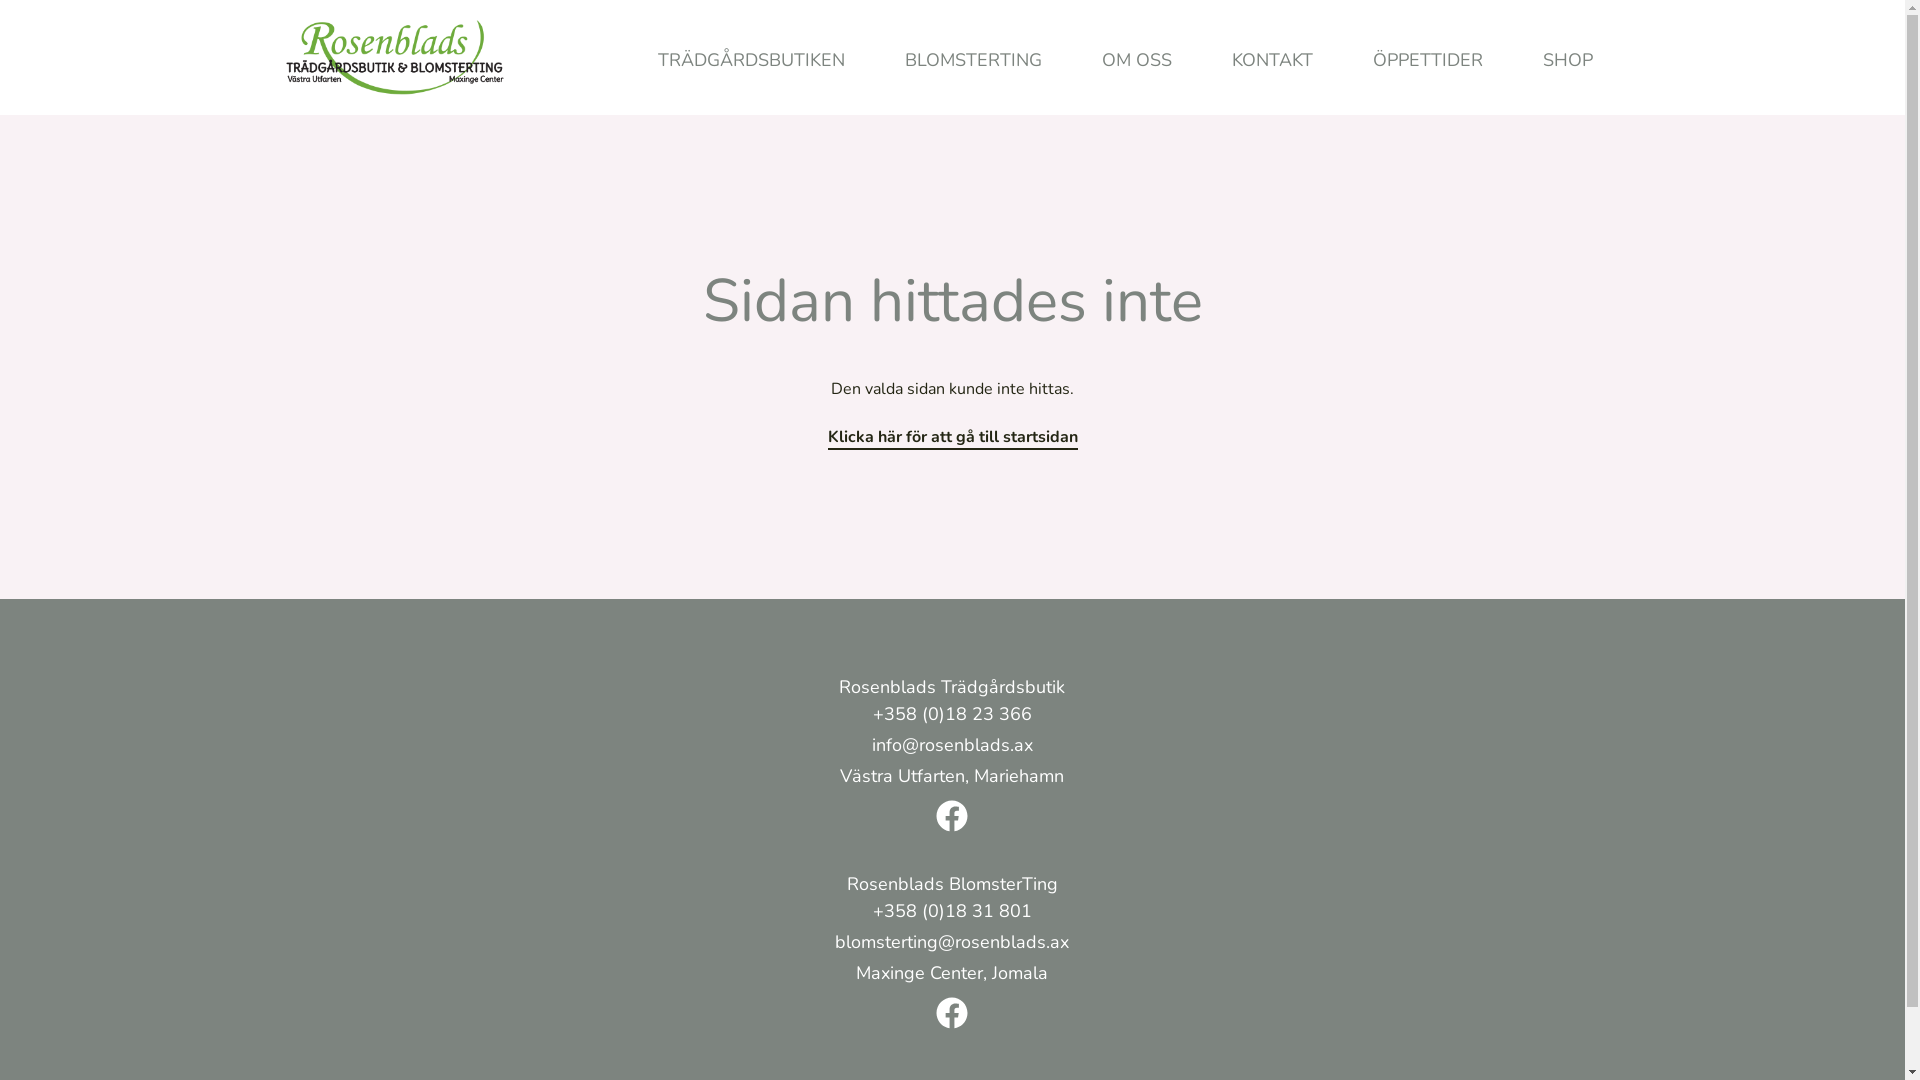 The image size is (1920, 1080). Describe the element at coordinates (1565, 59) in the screenshot. I see `'SHOP'` at that location.